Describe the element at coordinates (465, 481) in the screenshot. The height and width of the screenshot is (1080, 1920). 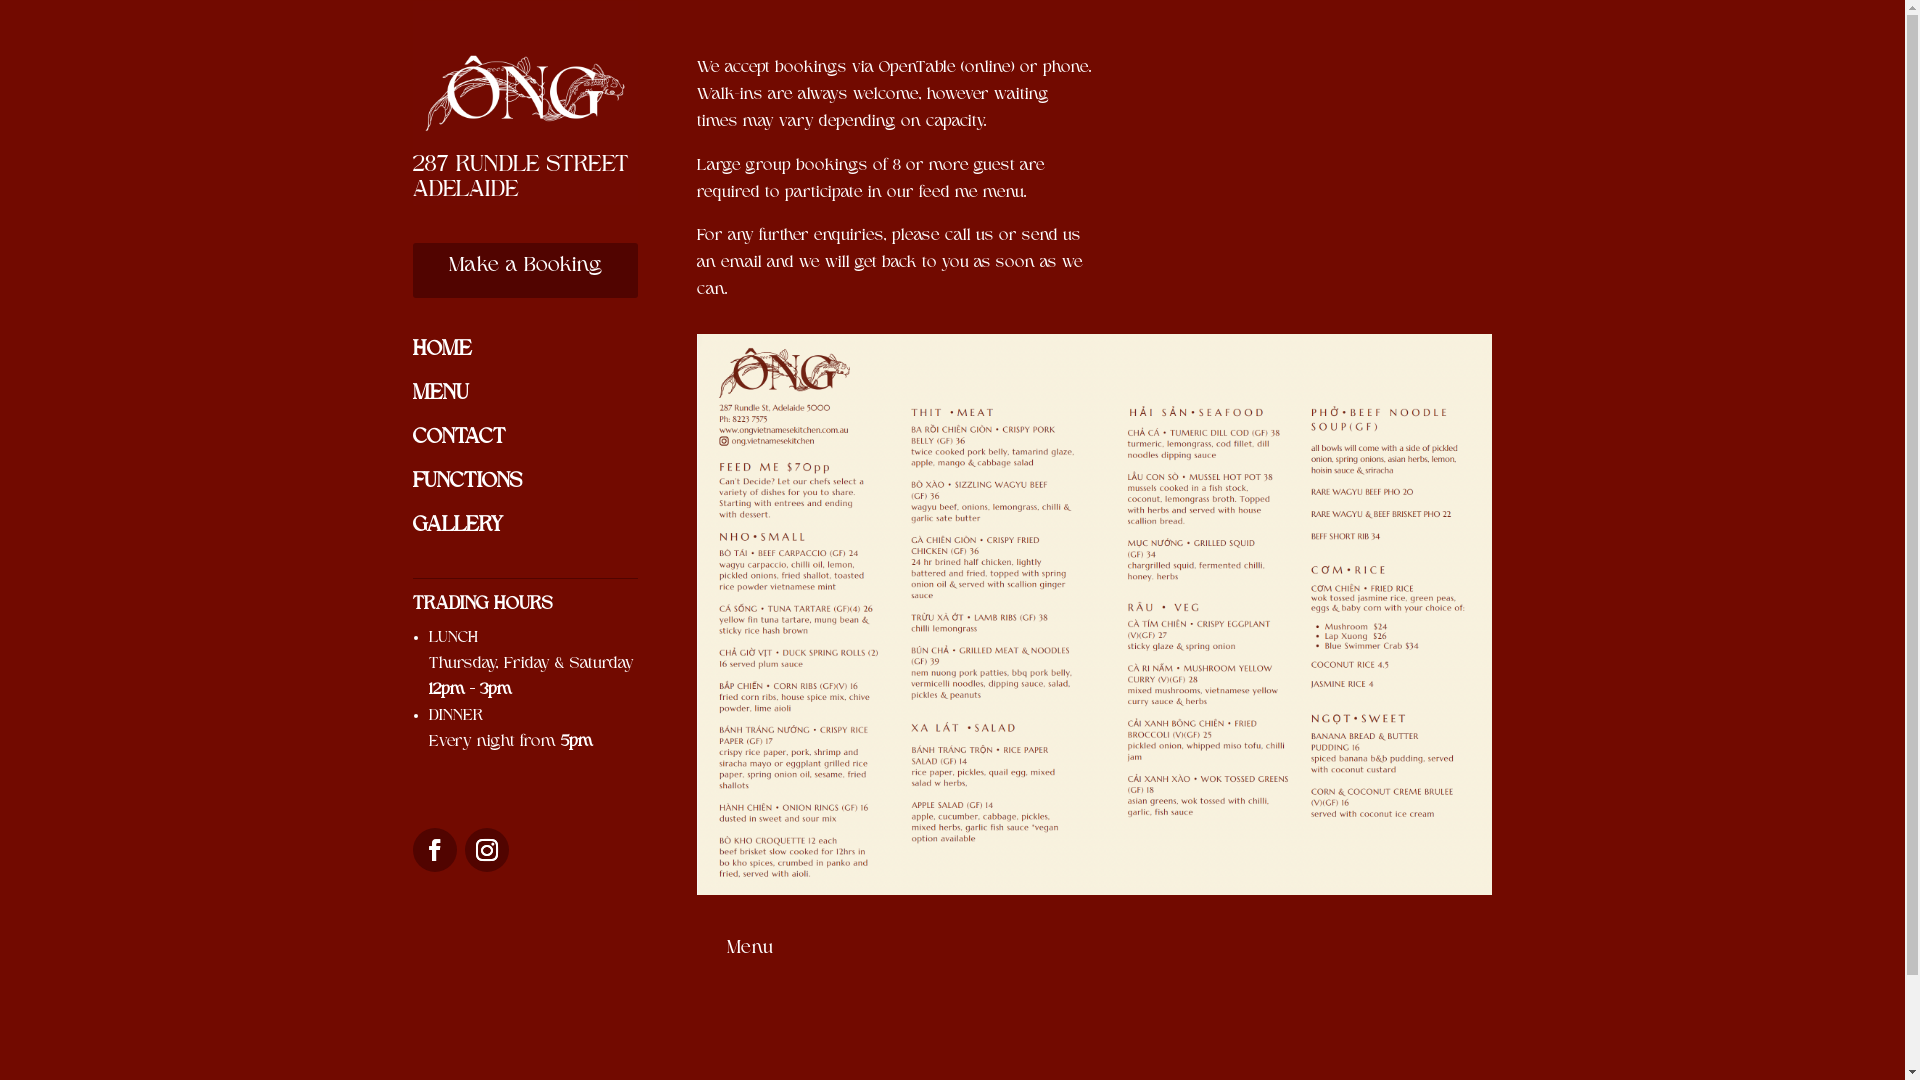
I see `'FUNCTIONS'` at that location.